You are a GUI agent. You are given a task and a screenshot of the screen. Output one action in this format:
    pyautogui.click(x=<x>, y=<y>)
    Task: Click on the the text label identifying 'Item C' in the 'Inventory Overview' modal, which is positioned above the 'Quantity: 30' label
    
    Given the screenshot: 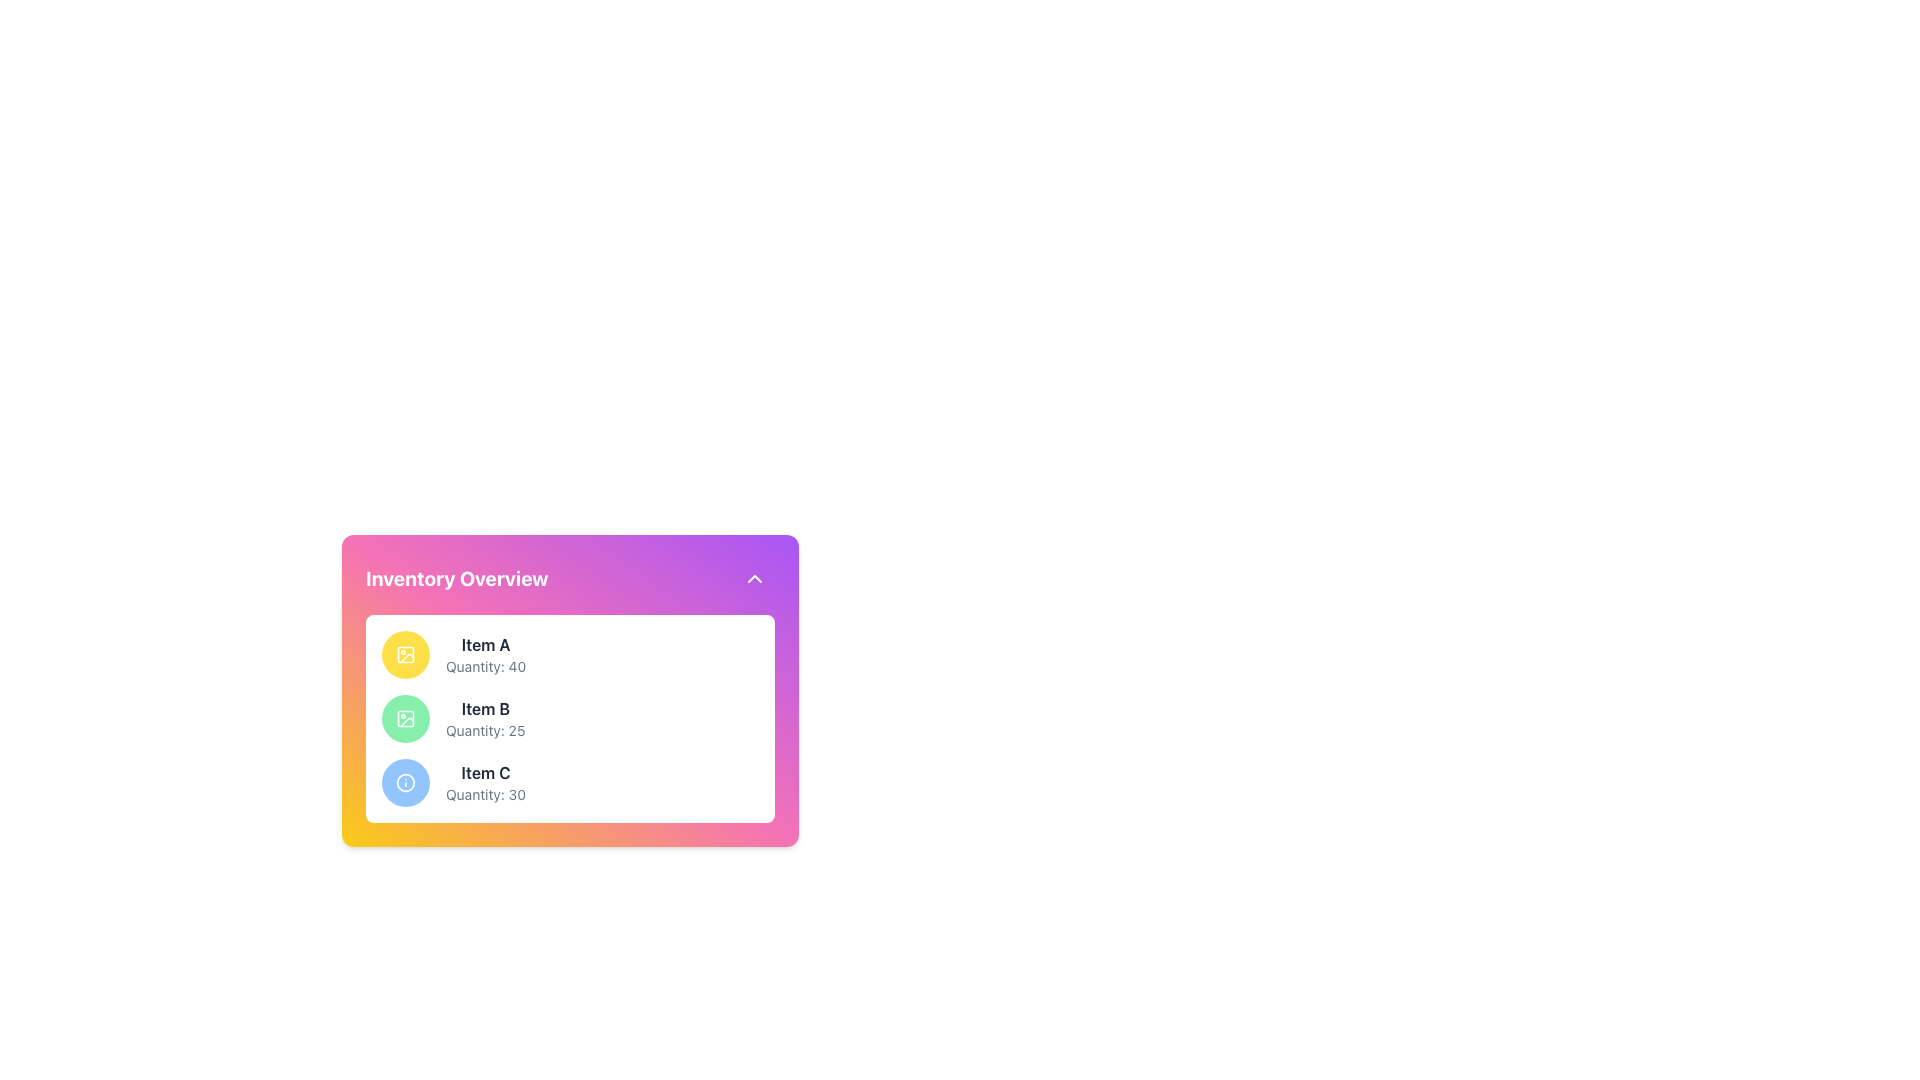 What is the action you would take?
    pyautogui.click(x=485, y=771)
    